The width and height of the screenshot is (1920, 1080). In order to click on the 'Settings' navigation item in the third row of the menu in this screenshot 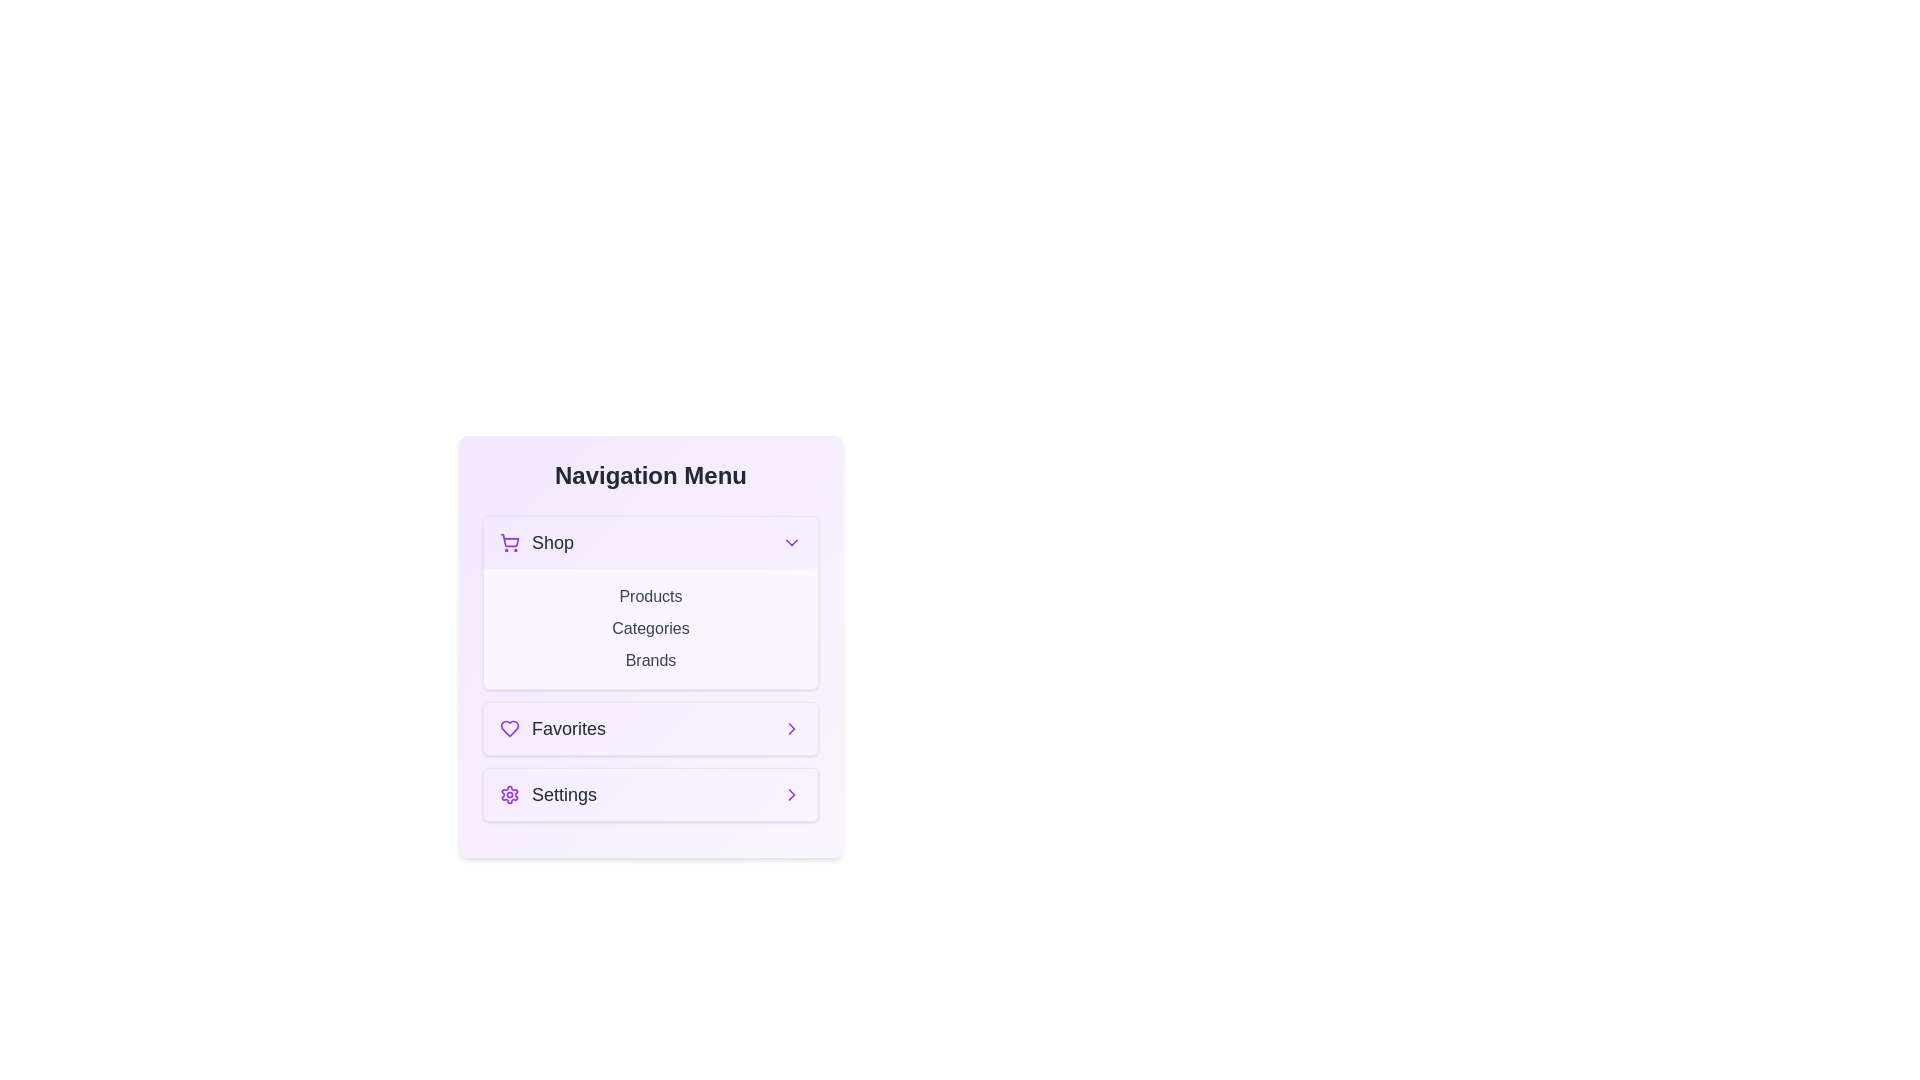, I will do `click(548, 793)`.